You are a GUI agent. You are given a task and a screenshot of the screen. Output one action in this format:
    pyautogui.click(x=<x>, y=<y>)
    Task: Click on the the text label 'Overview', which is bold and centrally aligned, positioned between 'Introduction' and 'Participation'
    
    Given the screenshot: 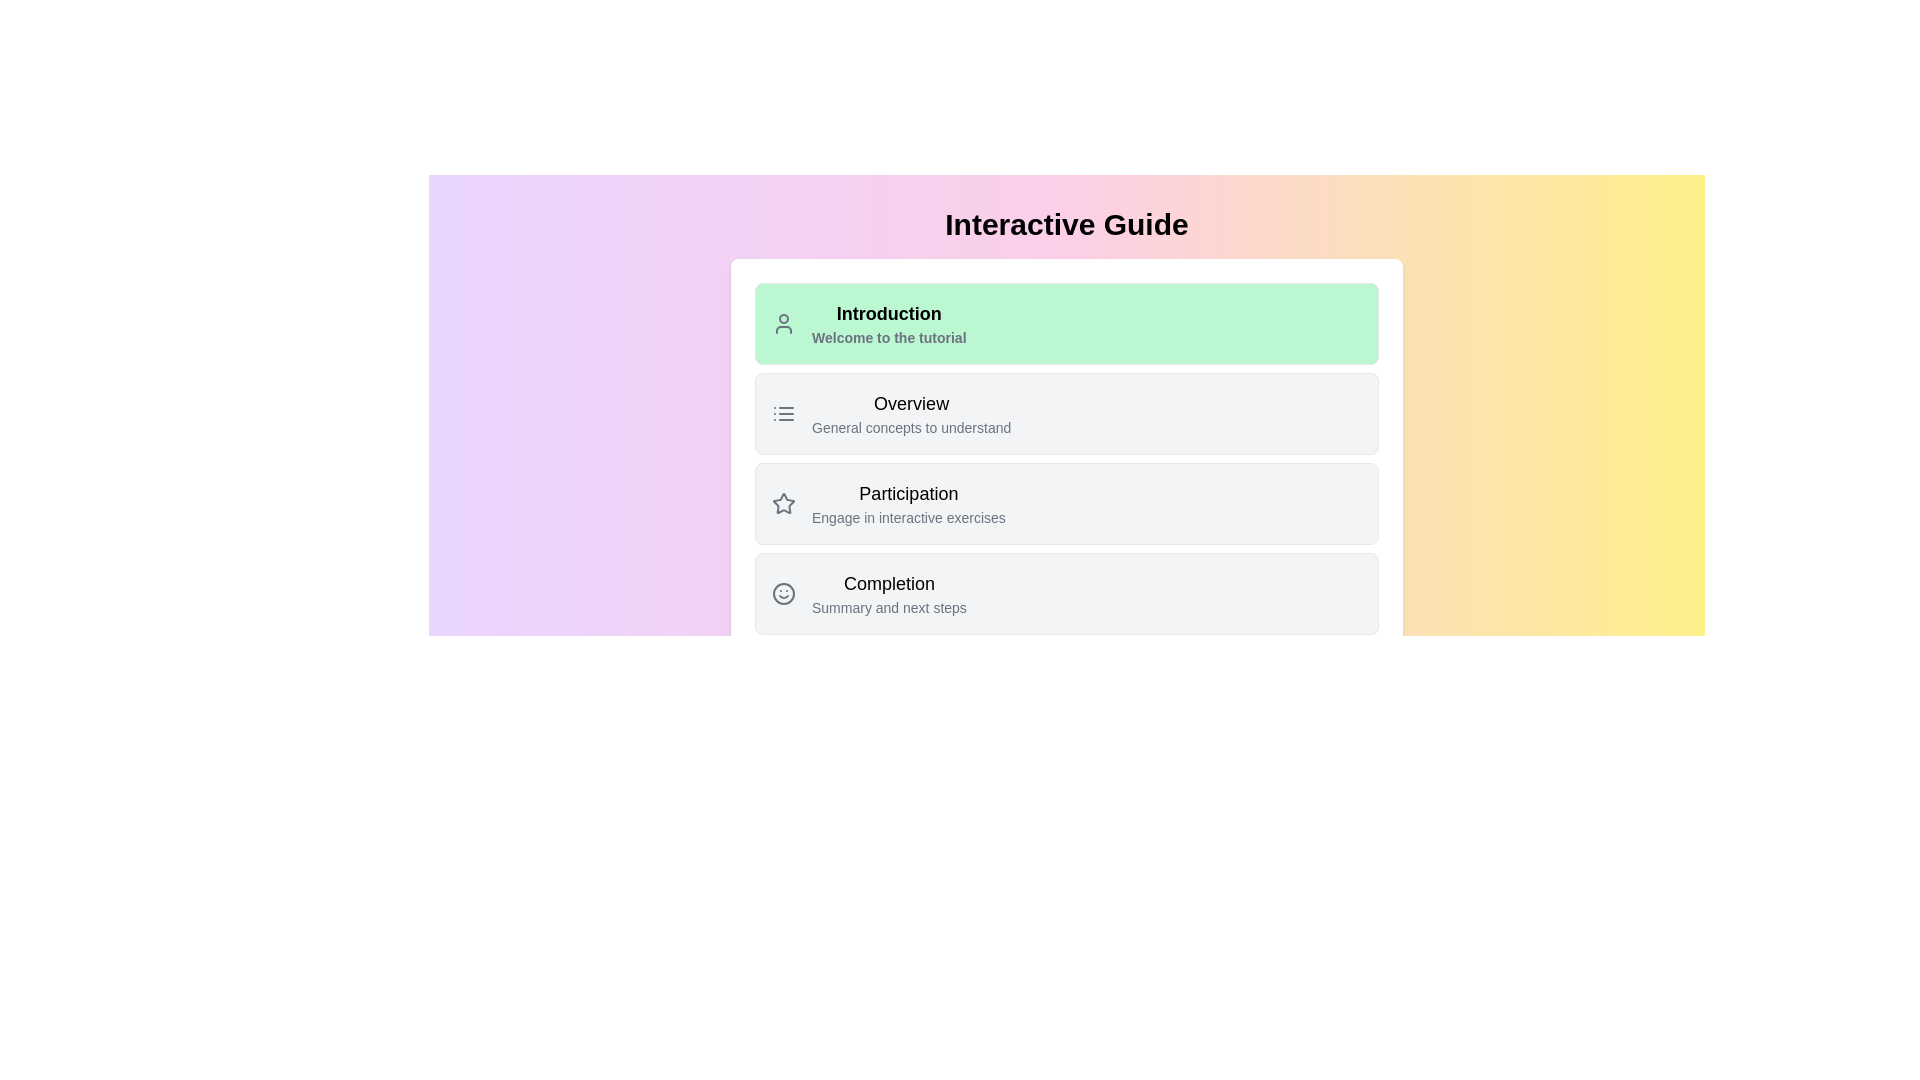 What is the action you would take?
    pyautogui.click(x=910, y=404)
    